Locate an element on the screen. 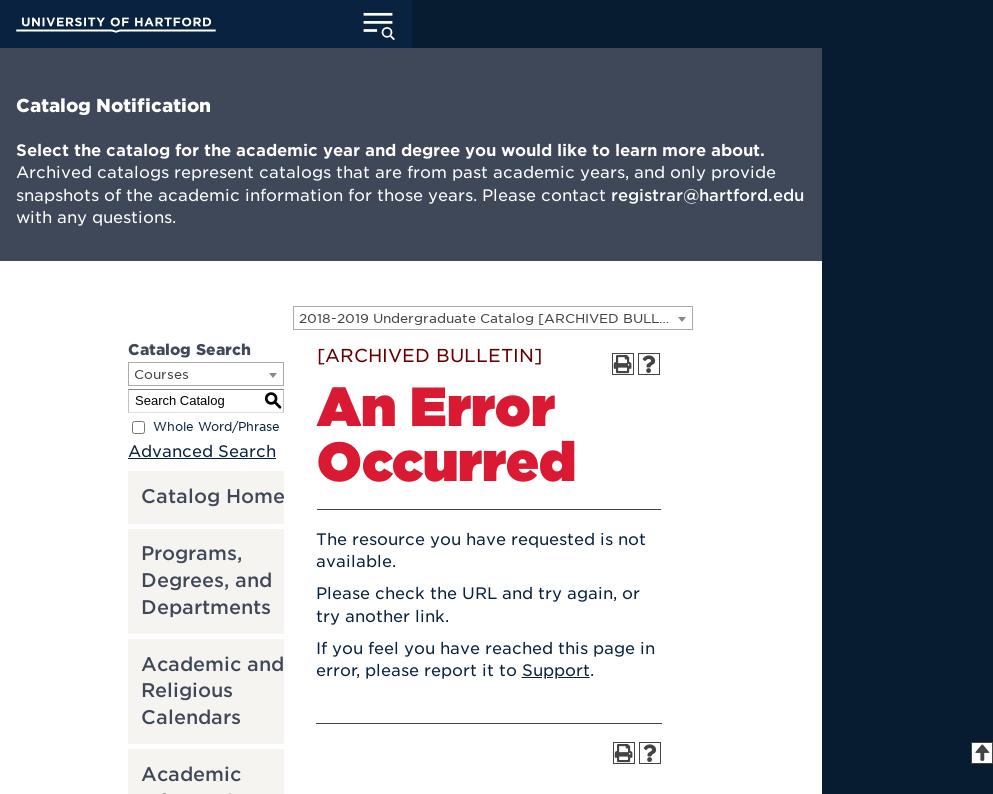 The height and width of the screenshot is (794, 993). 'Select the catalog for the academic year and degree you would like to learn more about.' is located at coordinates (389, 149).